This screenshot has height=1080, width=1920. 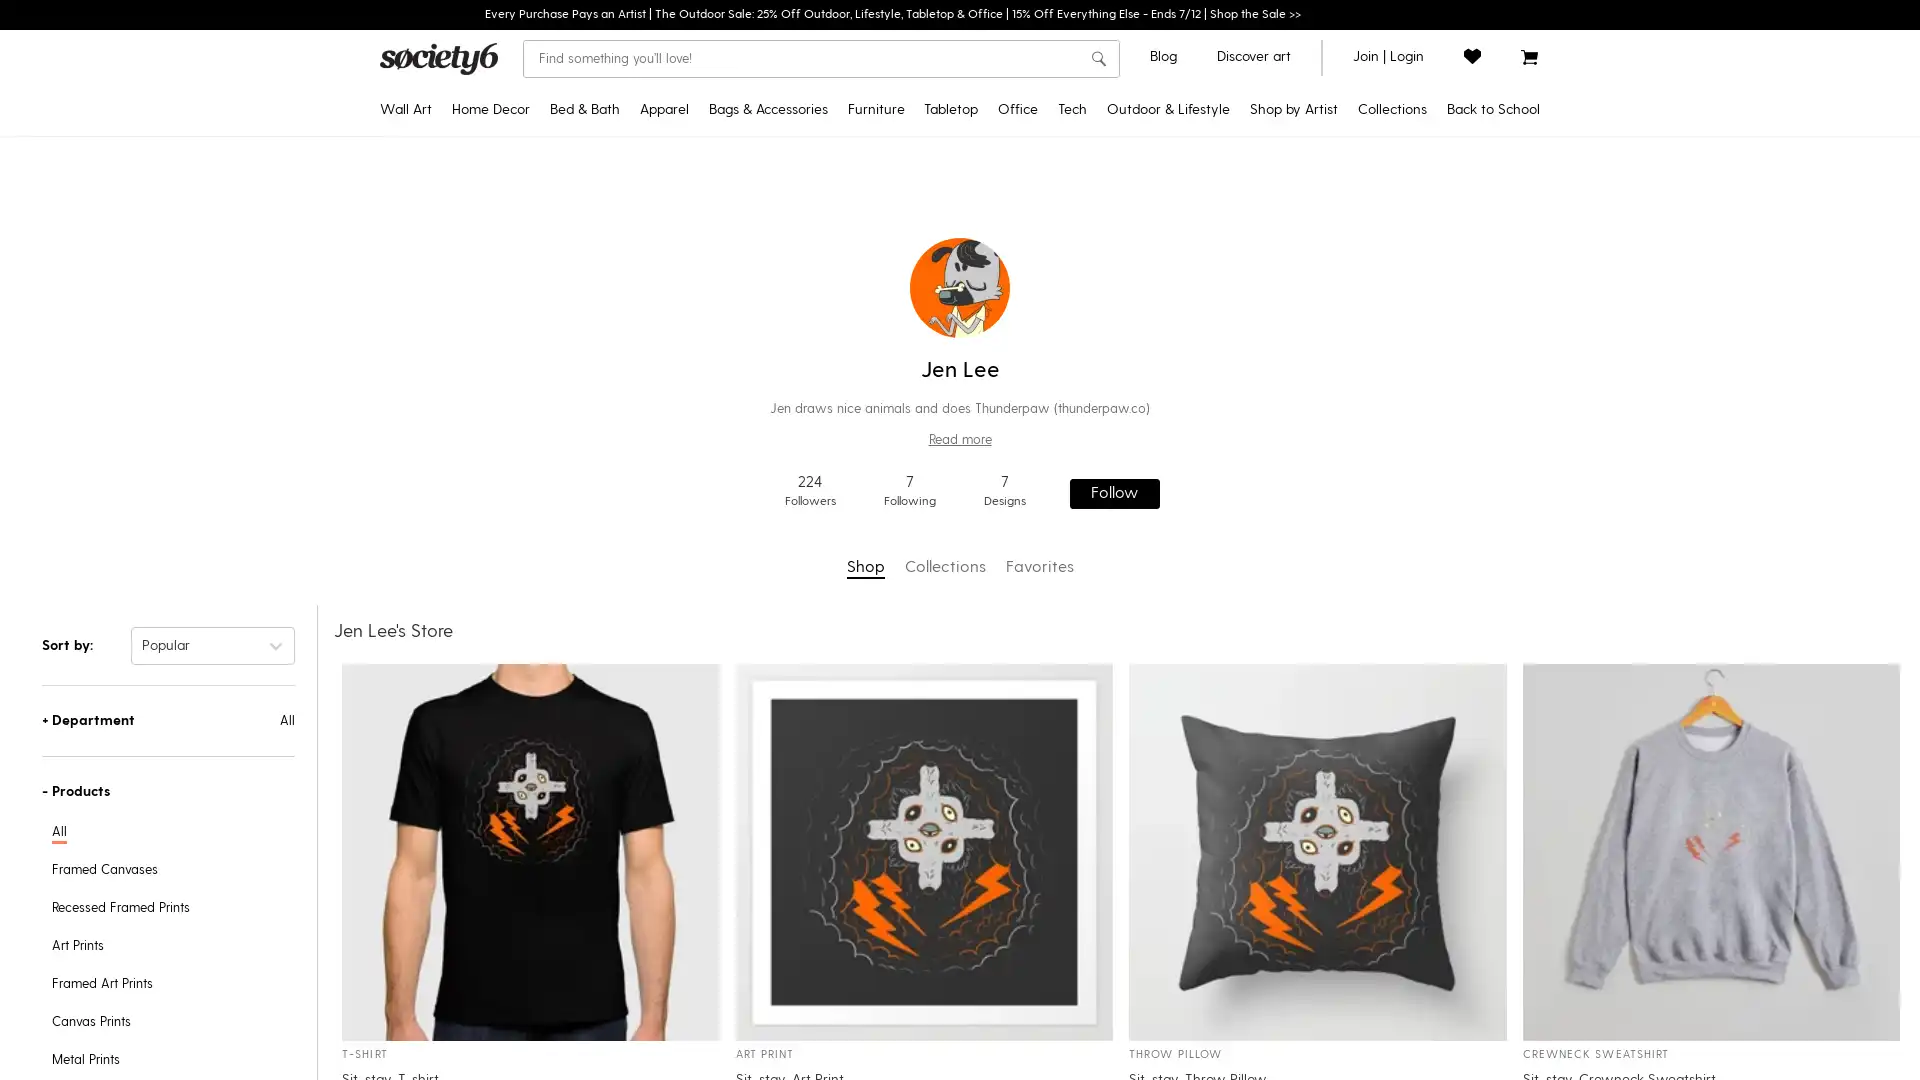 I want to click on Wallpaper, so click(x=528, y=482).